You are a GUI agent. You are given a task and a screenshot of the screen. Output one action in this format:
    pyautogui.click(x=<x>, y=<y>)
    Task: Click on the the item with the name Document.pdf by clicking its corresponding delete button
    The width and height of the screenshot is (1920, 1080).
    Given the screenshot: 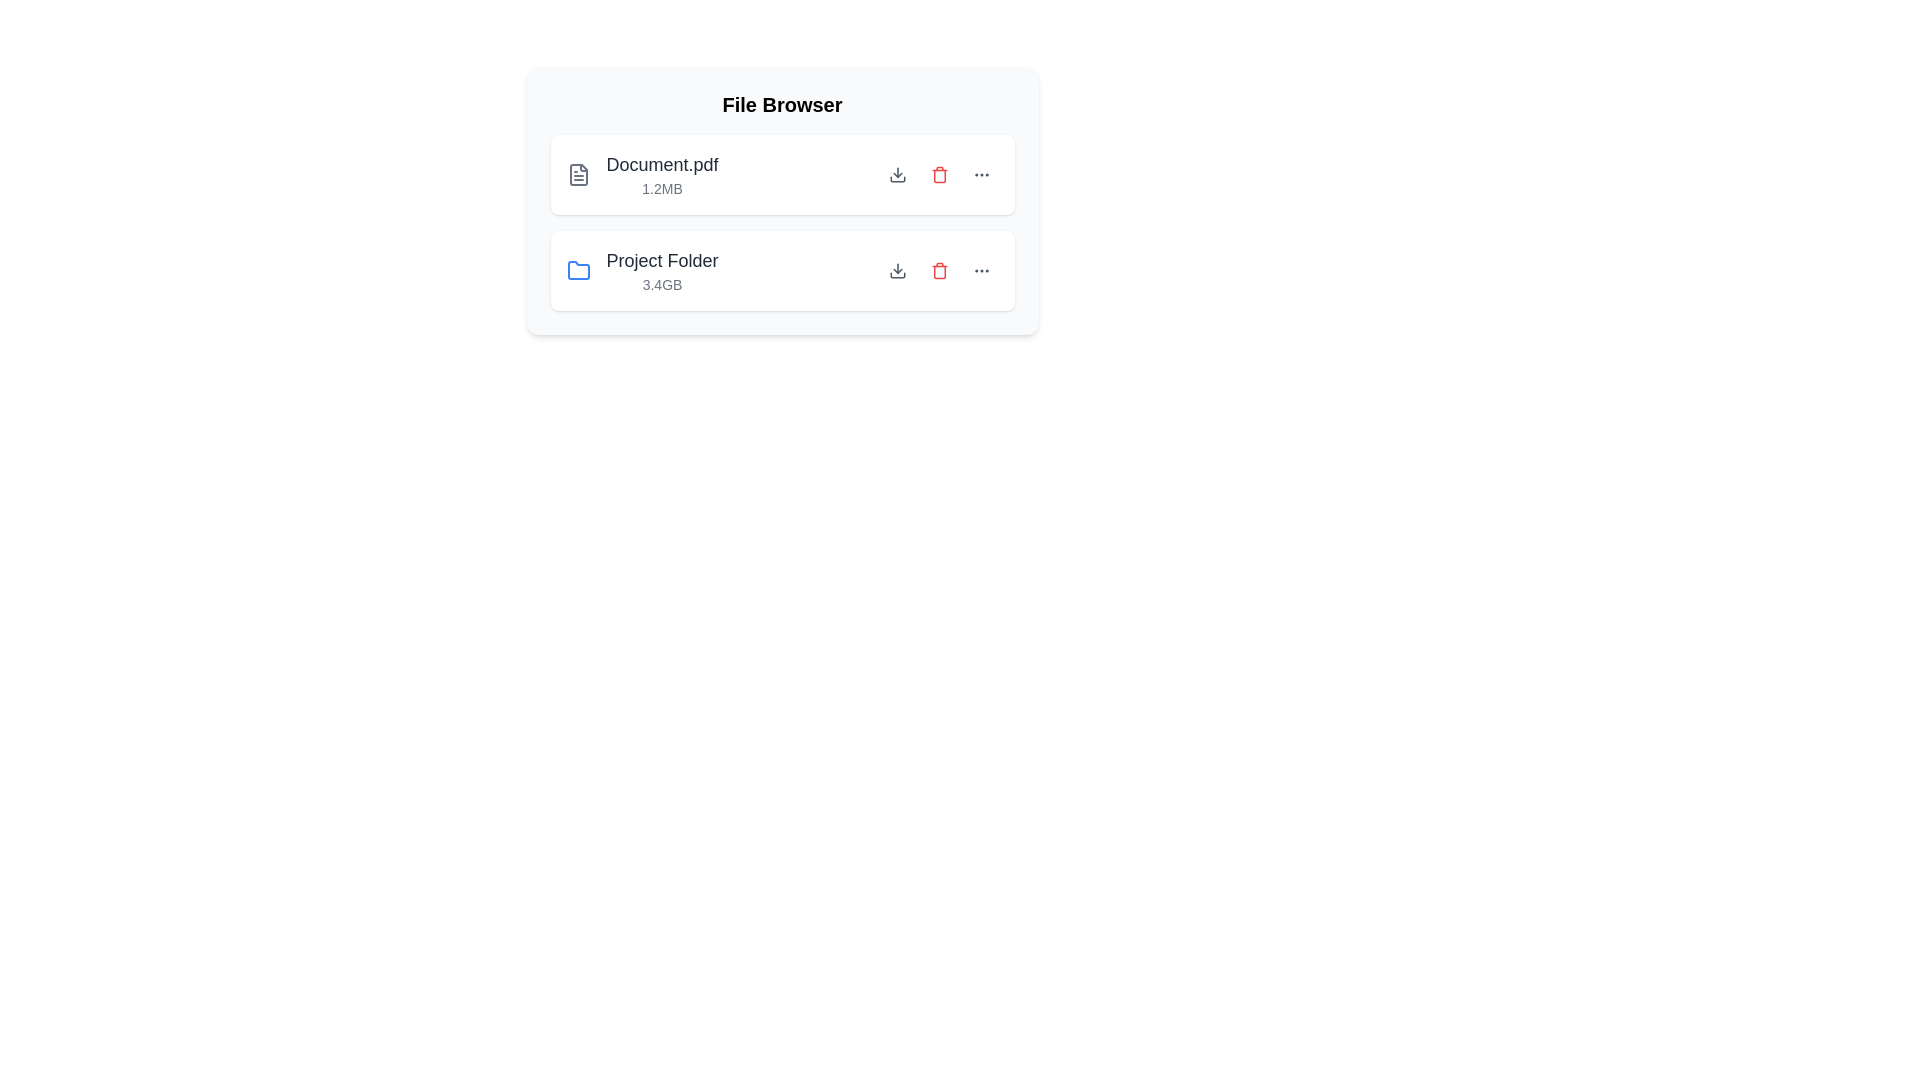 What is the action you would take?
    pyautogui.click(x=938, y=173)
    